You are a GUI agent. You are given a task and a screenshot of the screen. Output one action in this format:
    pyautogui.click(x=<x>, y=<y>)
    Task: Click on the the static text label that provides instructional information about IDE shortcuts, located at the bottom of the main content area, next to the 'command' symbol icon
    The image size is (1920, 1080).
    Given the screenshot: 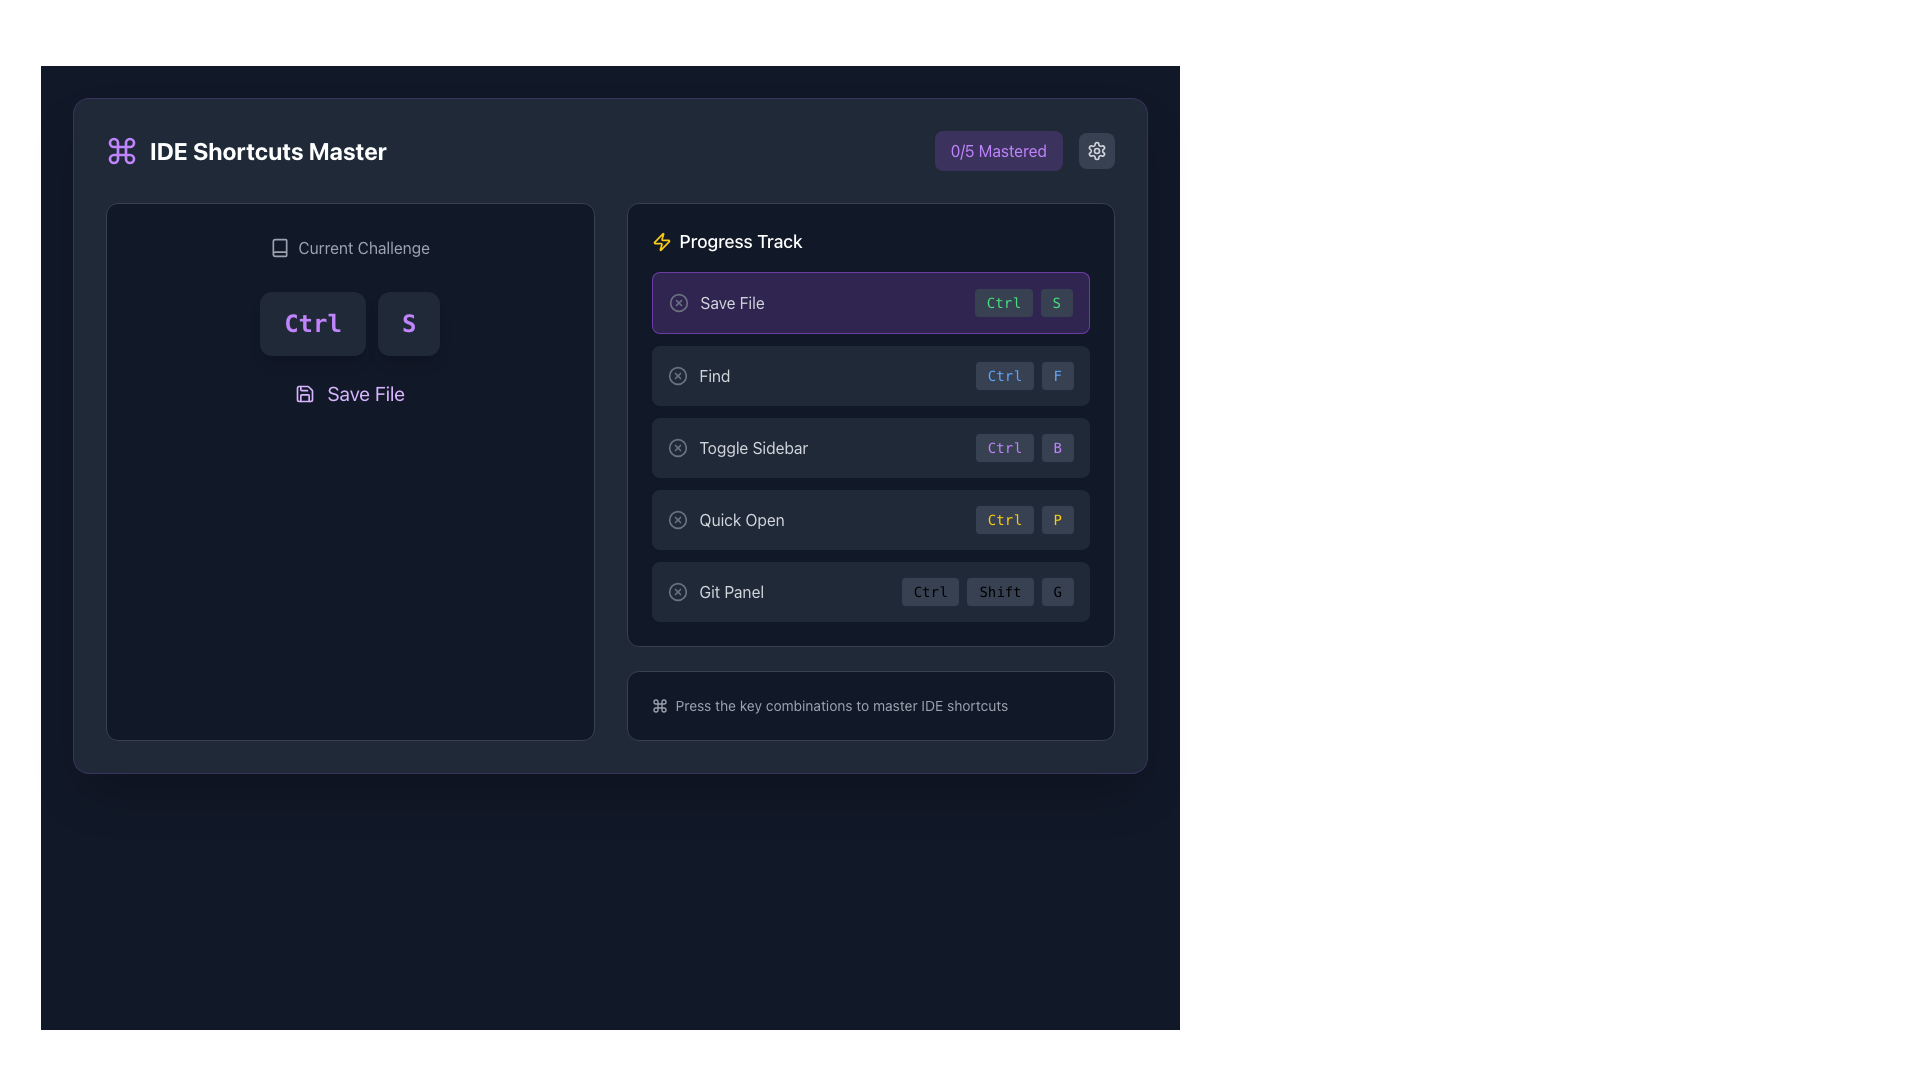 What is the action you would take?
    pyautogui.click(x=841, y=704)
    